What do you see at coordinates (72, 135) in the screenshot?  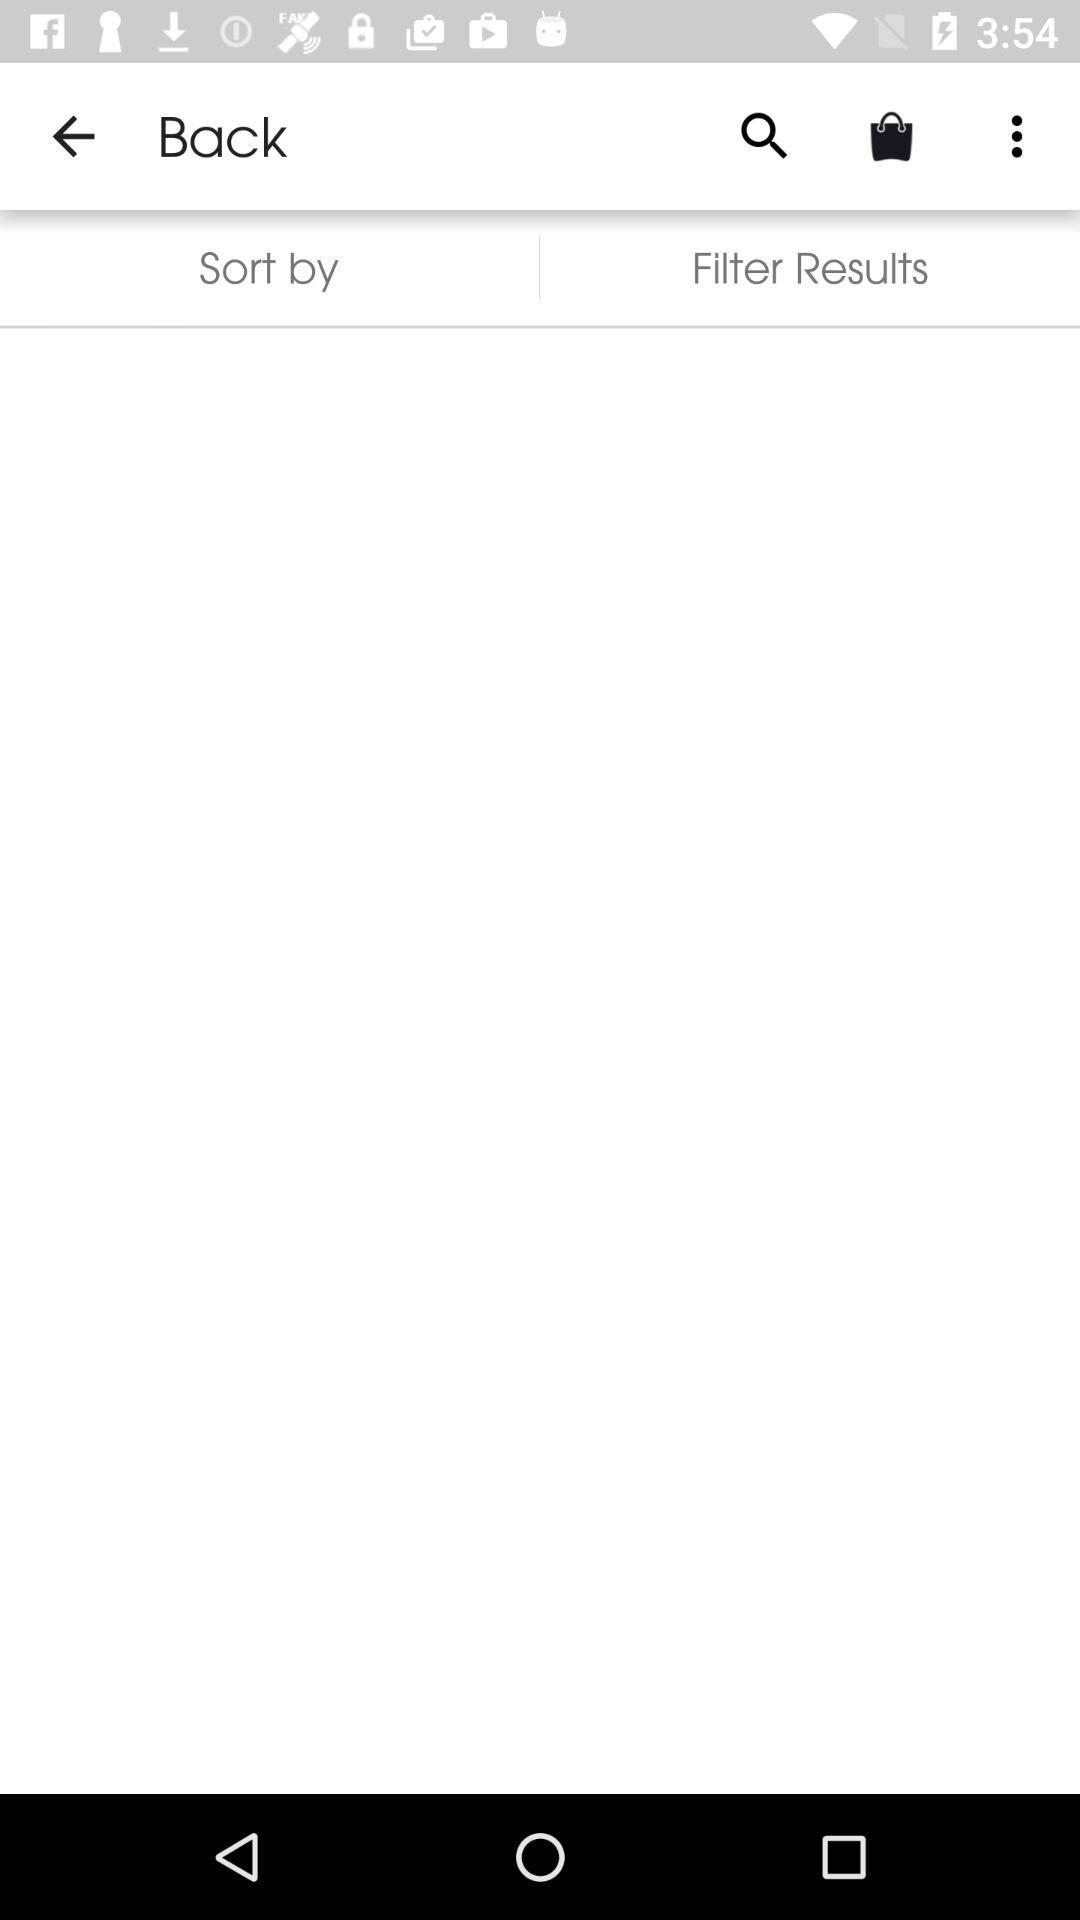 I see `item above the sort by item` at bounding box center [72, 135].